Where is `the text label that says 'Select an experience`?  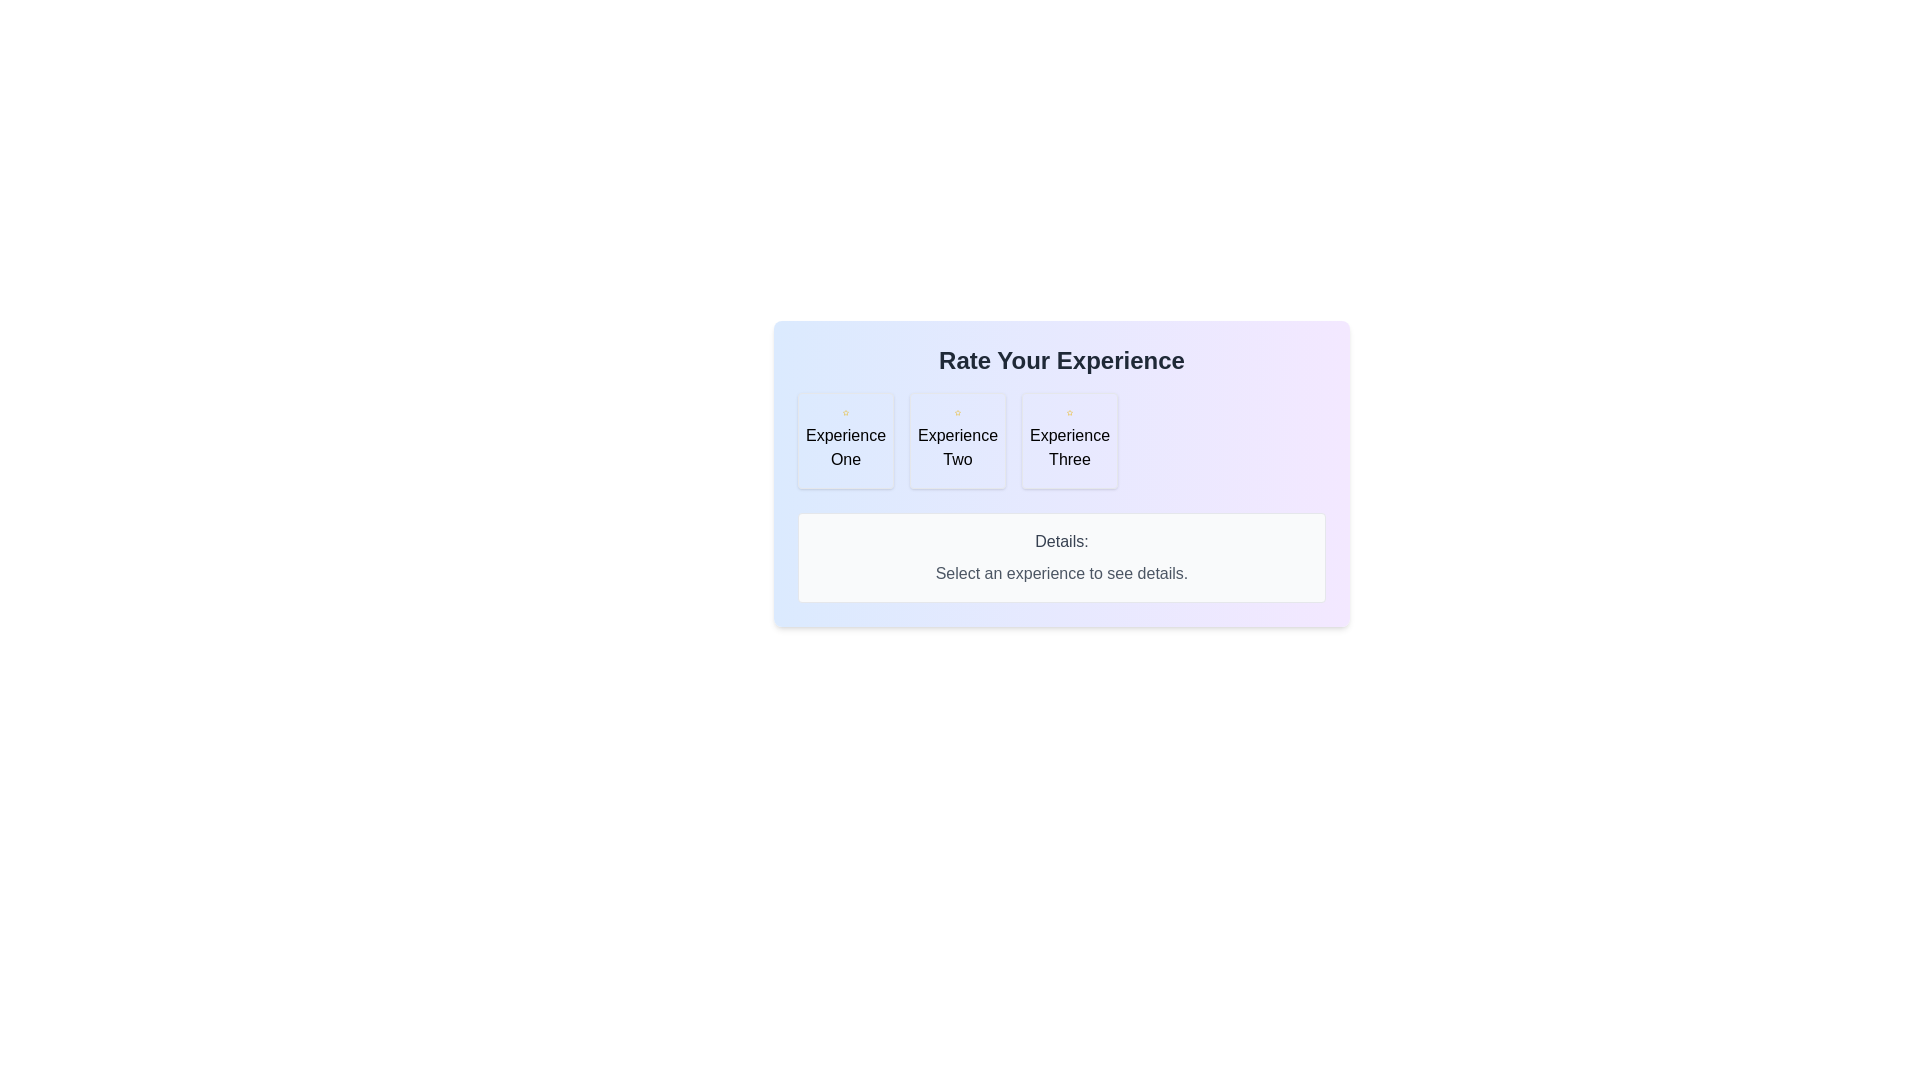
the text label that says 'Select an experience is located at coordinates (1060, 574).